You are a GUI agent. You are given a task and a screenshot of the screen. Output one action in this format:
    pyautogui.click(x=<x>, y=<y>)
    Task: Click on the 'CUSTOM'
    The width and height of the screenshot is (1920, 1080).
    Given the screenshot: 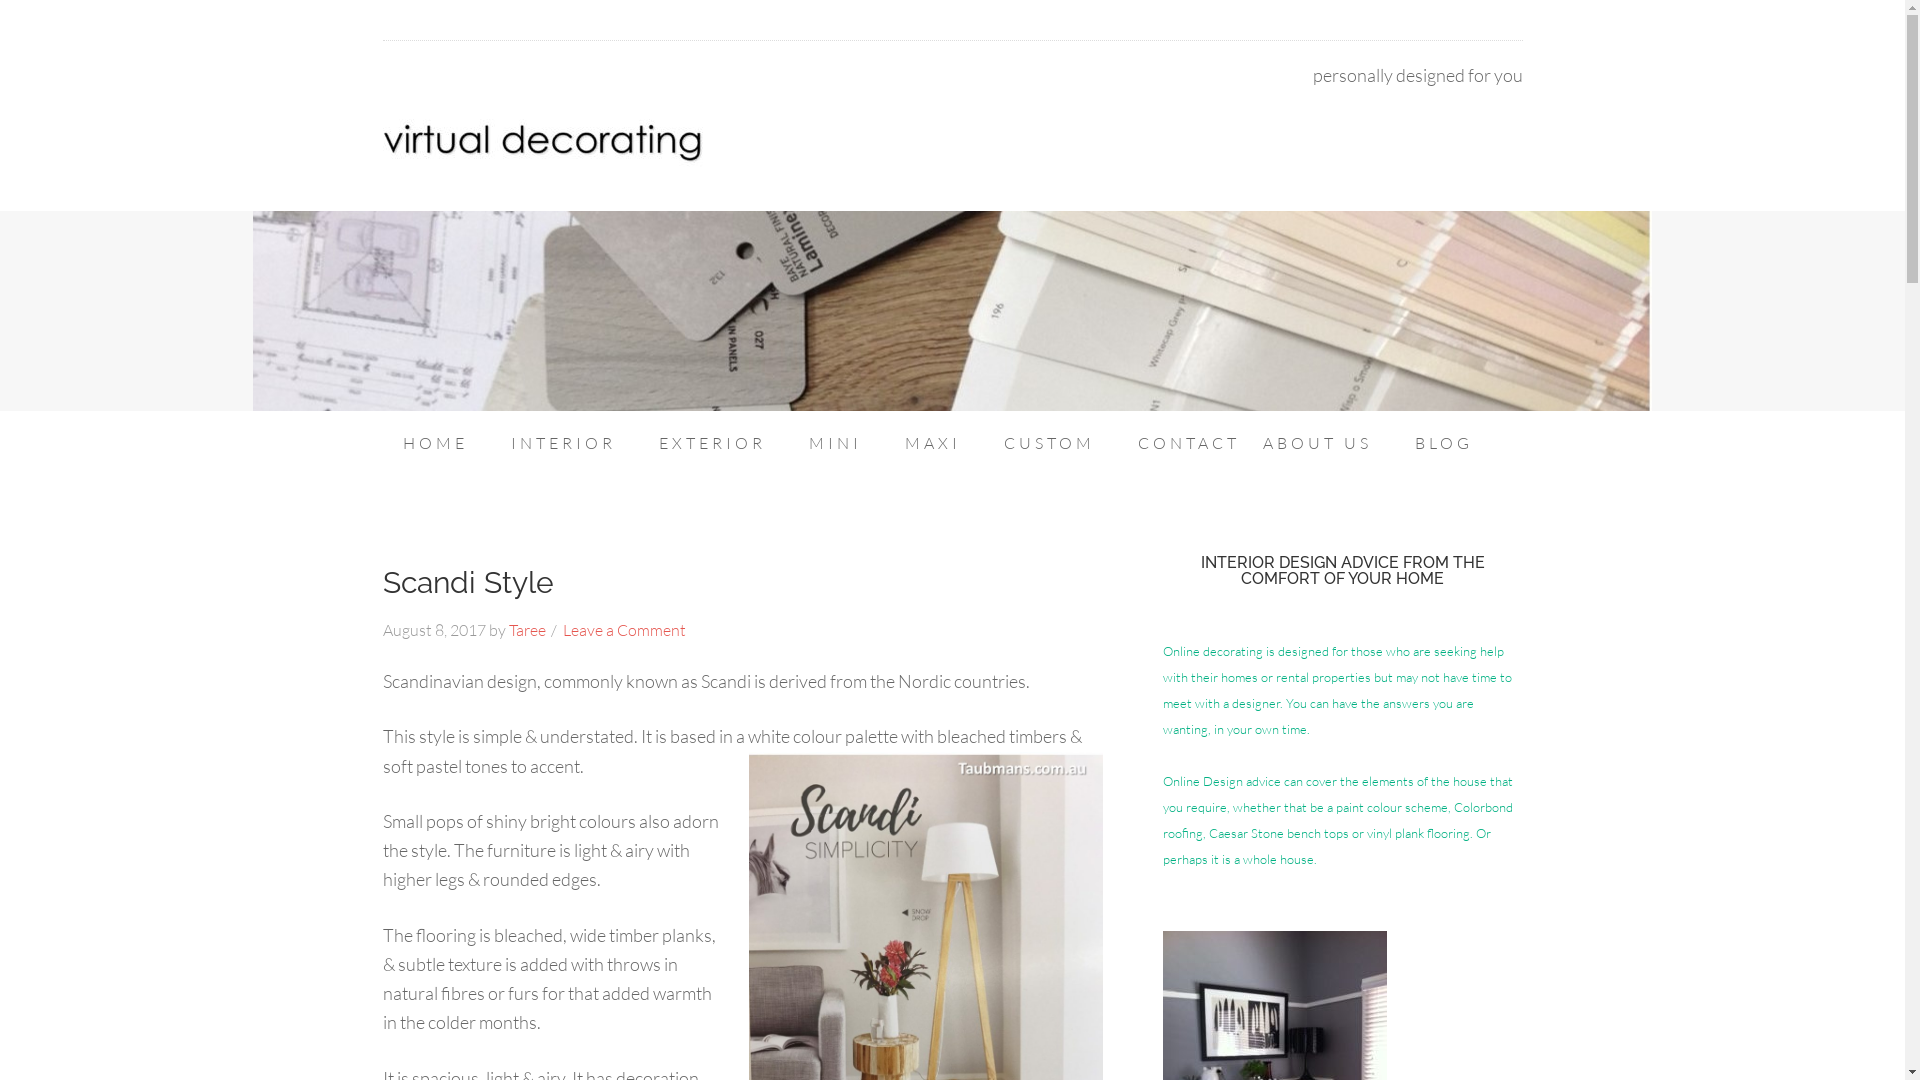 What is the action you would take?
    pyautogui.click(x=1048, y=442)
    